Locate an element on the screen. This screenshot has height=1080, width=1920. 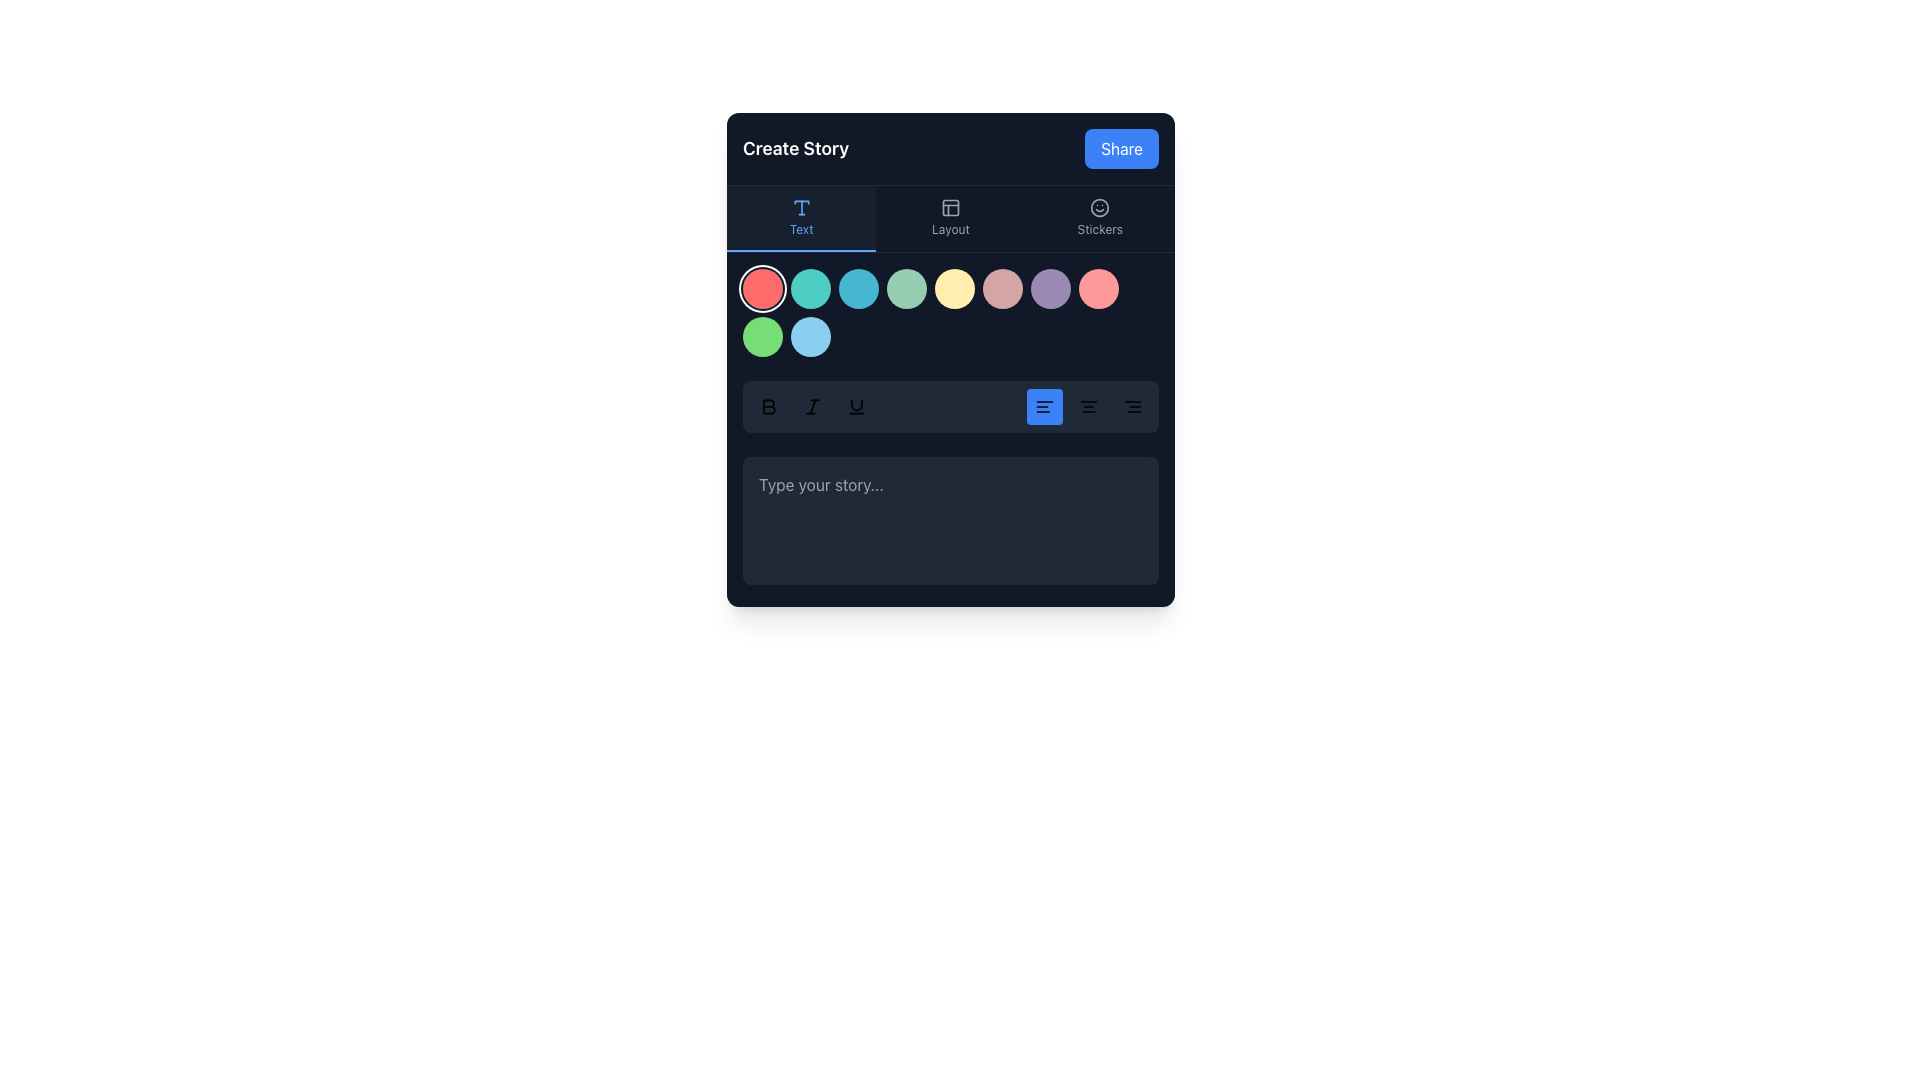
the center alignment icon located in the formatting toolbar, which is the first of two vertically-aligned icons on the right side of the text styling options (B, I, U) is located at coordinates (1088, 406).